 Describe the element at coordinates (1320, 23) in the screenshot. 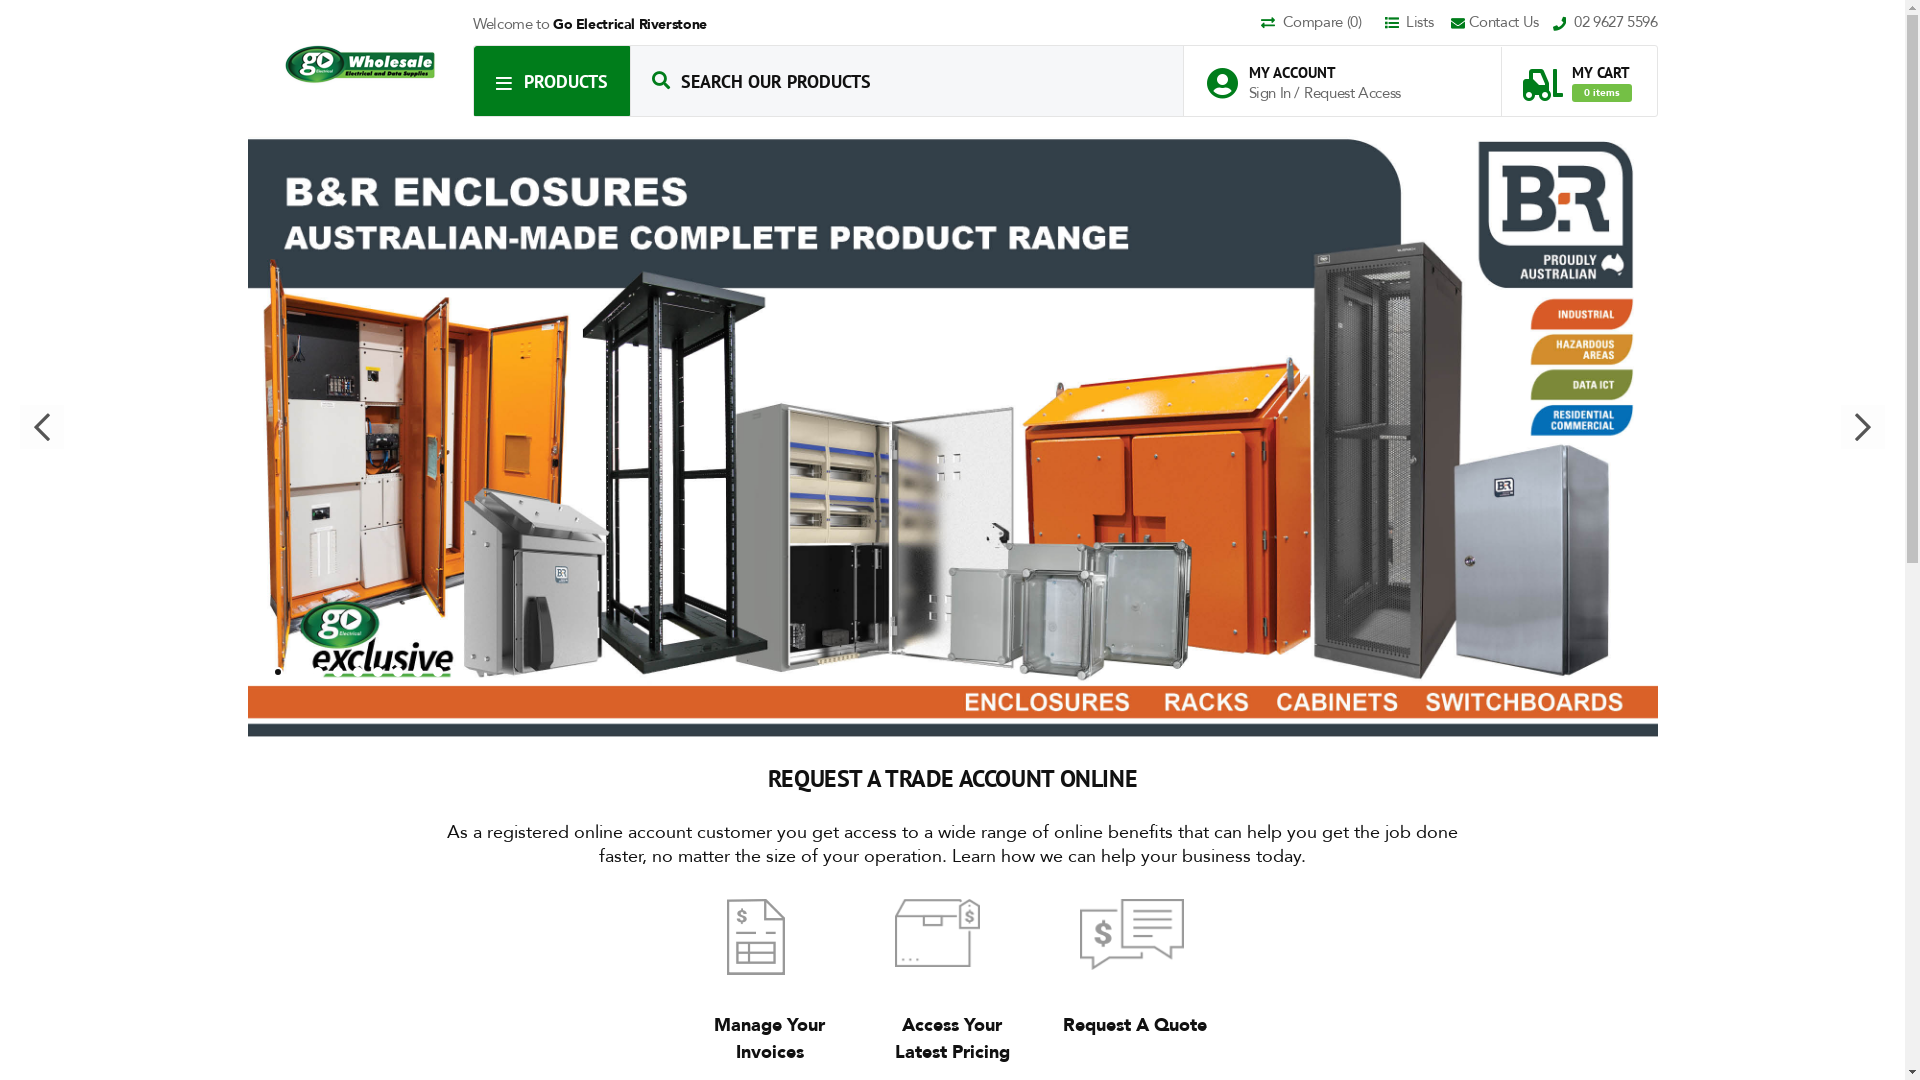

I see `'Compare 0'` at that location.